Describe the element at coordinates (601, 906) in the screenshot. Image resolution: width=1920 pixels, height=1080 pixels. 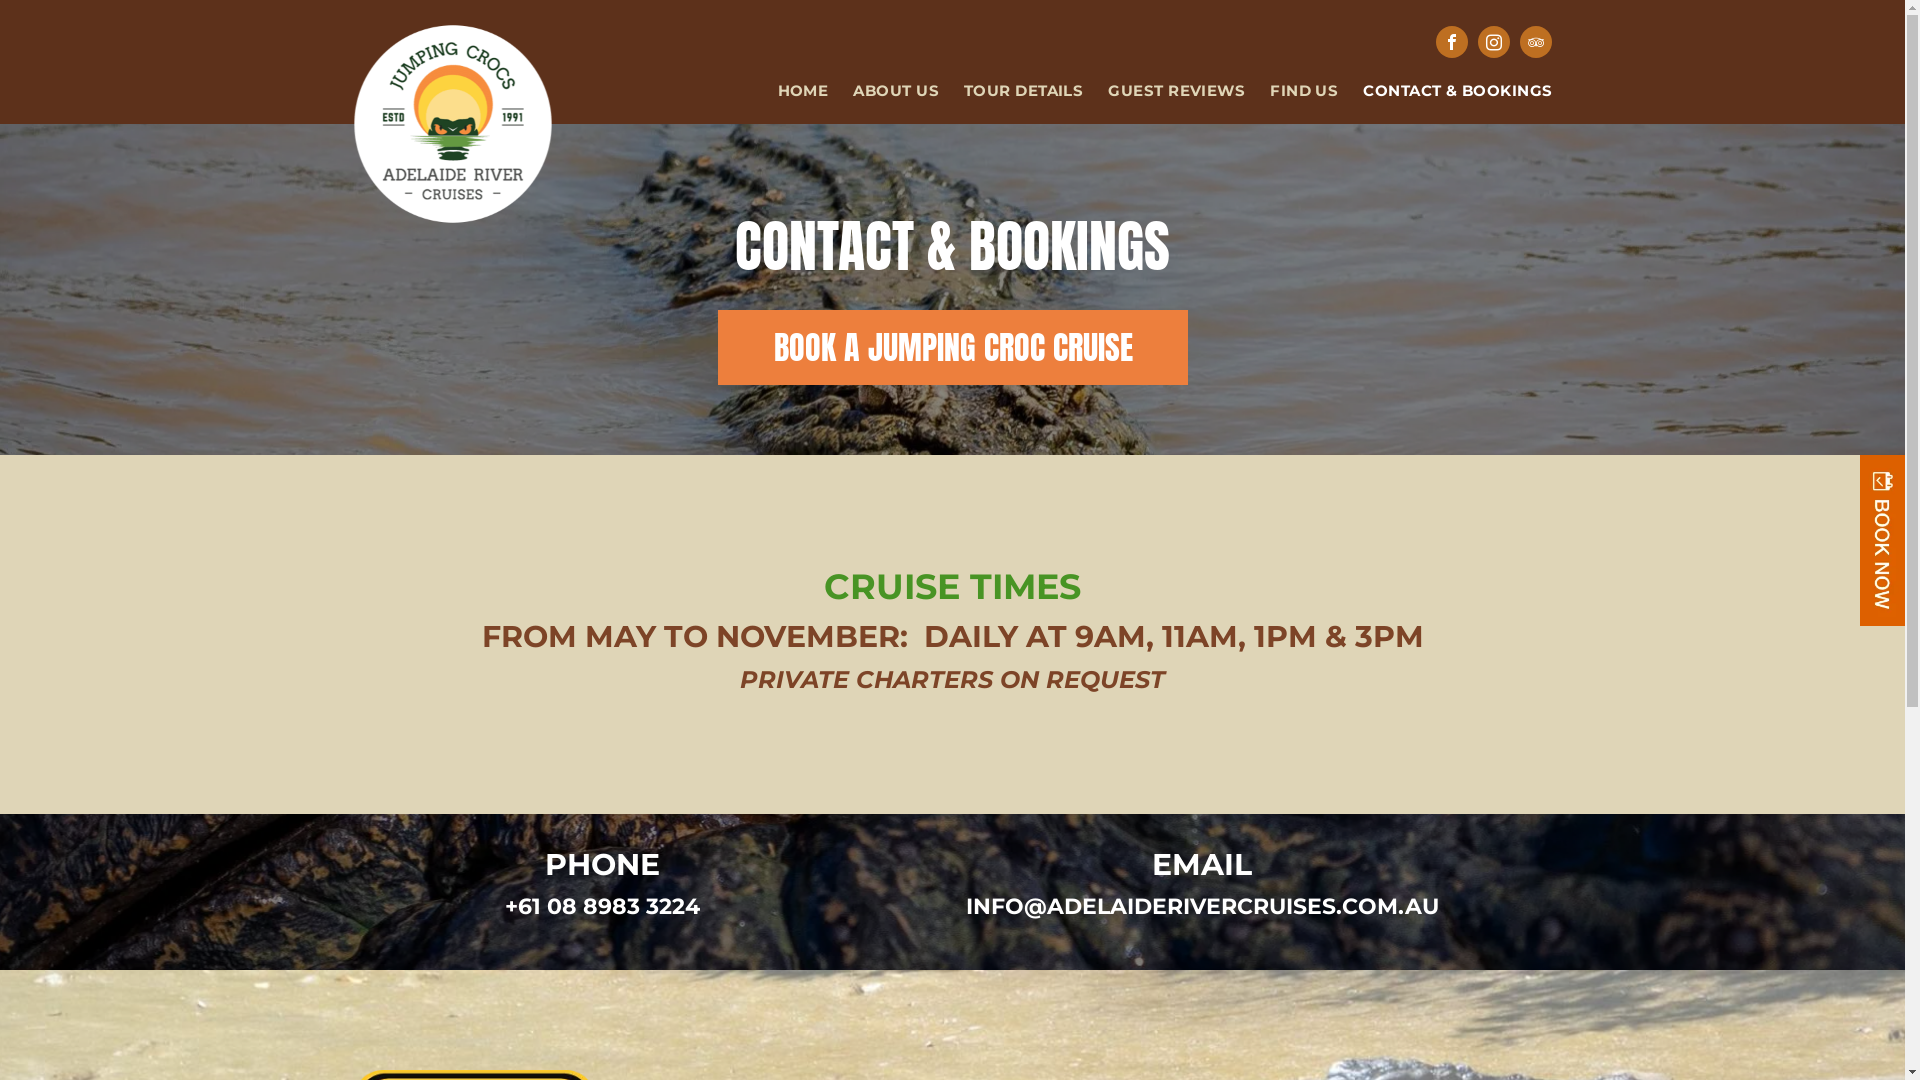
I see `'+61 08 8983 3224'` at that location.